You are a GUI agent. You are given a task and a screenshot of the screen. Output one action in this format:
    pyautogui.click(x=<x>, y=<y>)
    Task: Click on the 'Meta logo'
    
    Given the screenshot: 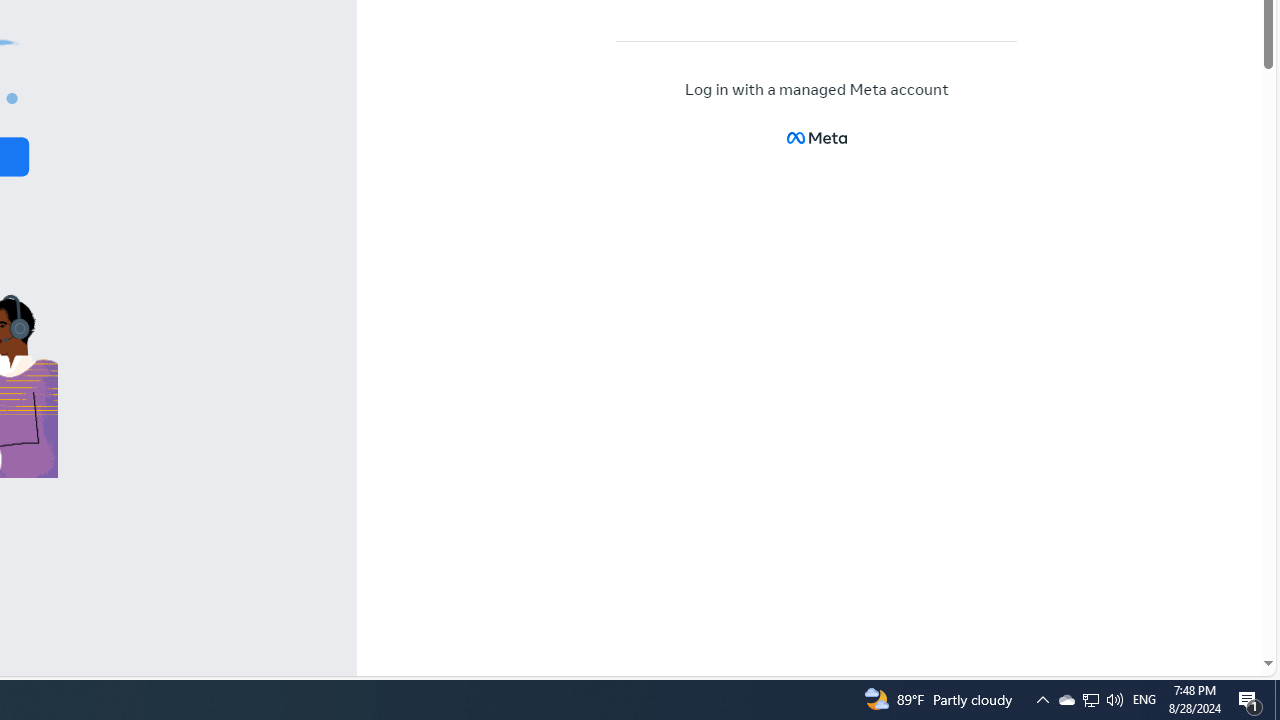 What is the action you would take?
    pyautogui.click(x=816, y=137)
    